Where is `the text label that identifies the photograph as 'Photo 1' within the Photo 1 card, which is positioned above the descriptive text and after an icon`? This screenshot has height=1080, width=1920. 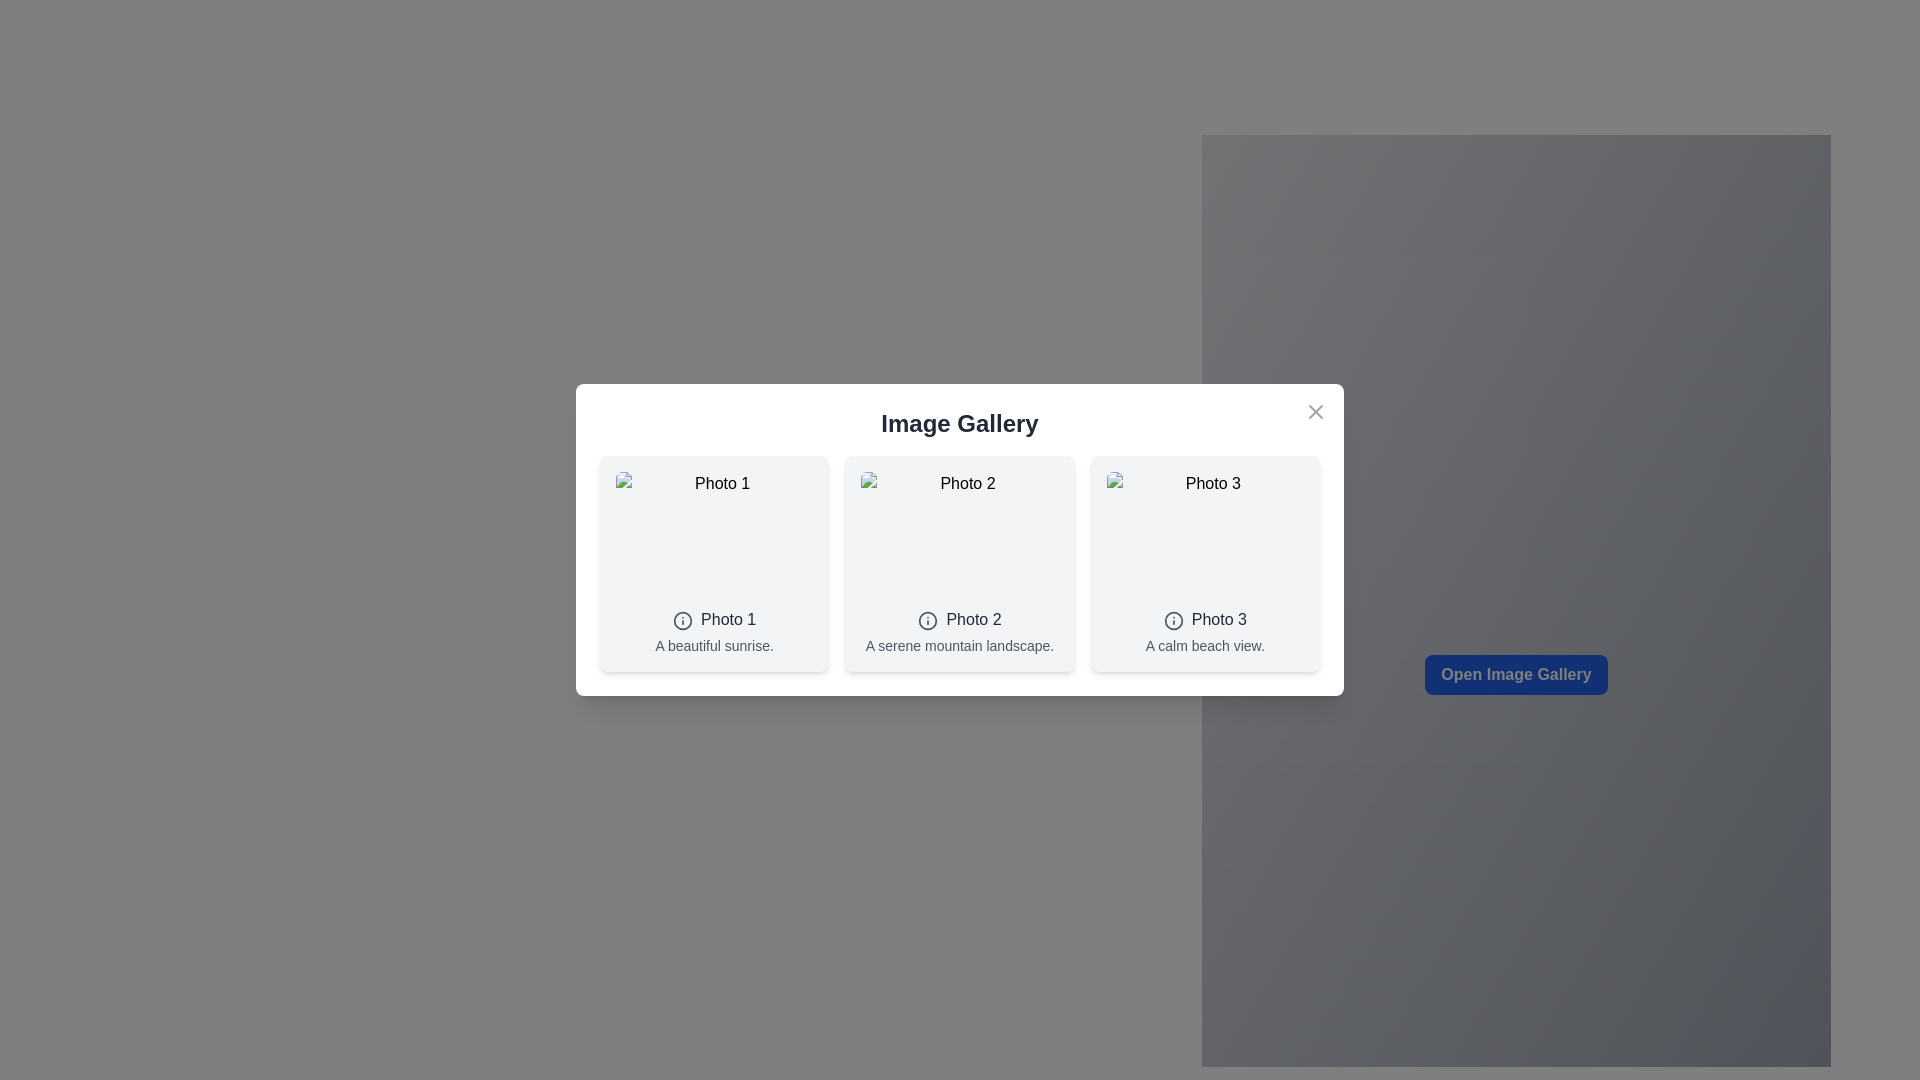
the text label that identifies the photograph as 'Photo 1' within the Photo 1 card, which is positioned above the descriptive text and after an icon is located at coordinates (727, 618).